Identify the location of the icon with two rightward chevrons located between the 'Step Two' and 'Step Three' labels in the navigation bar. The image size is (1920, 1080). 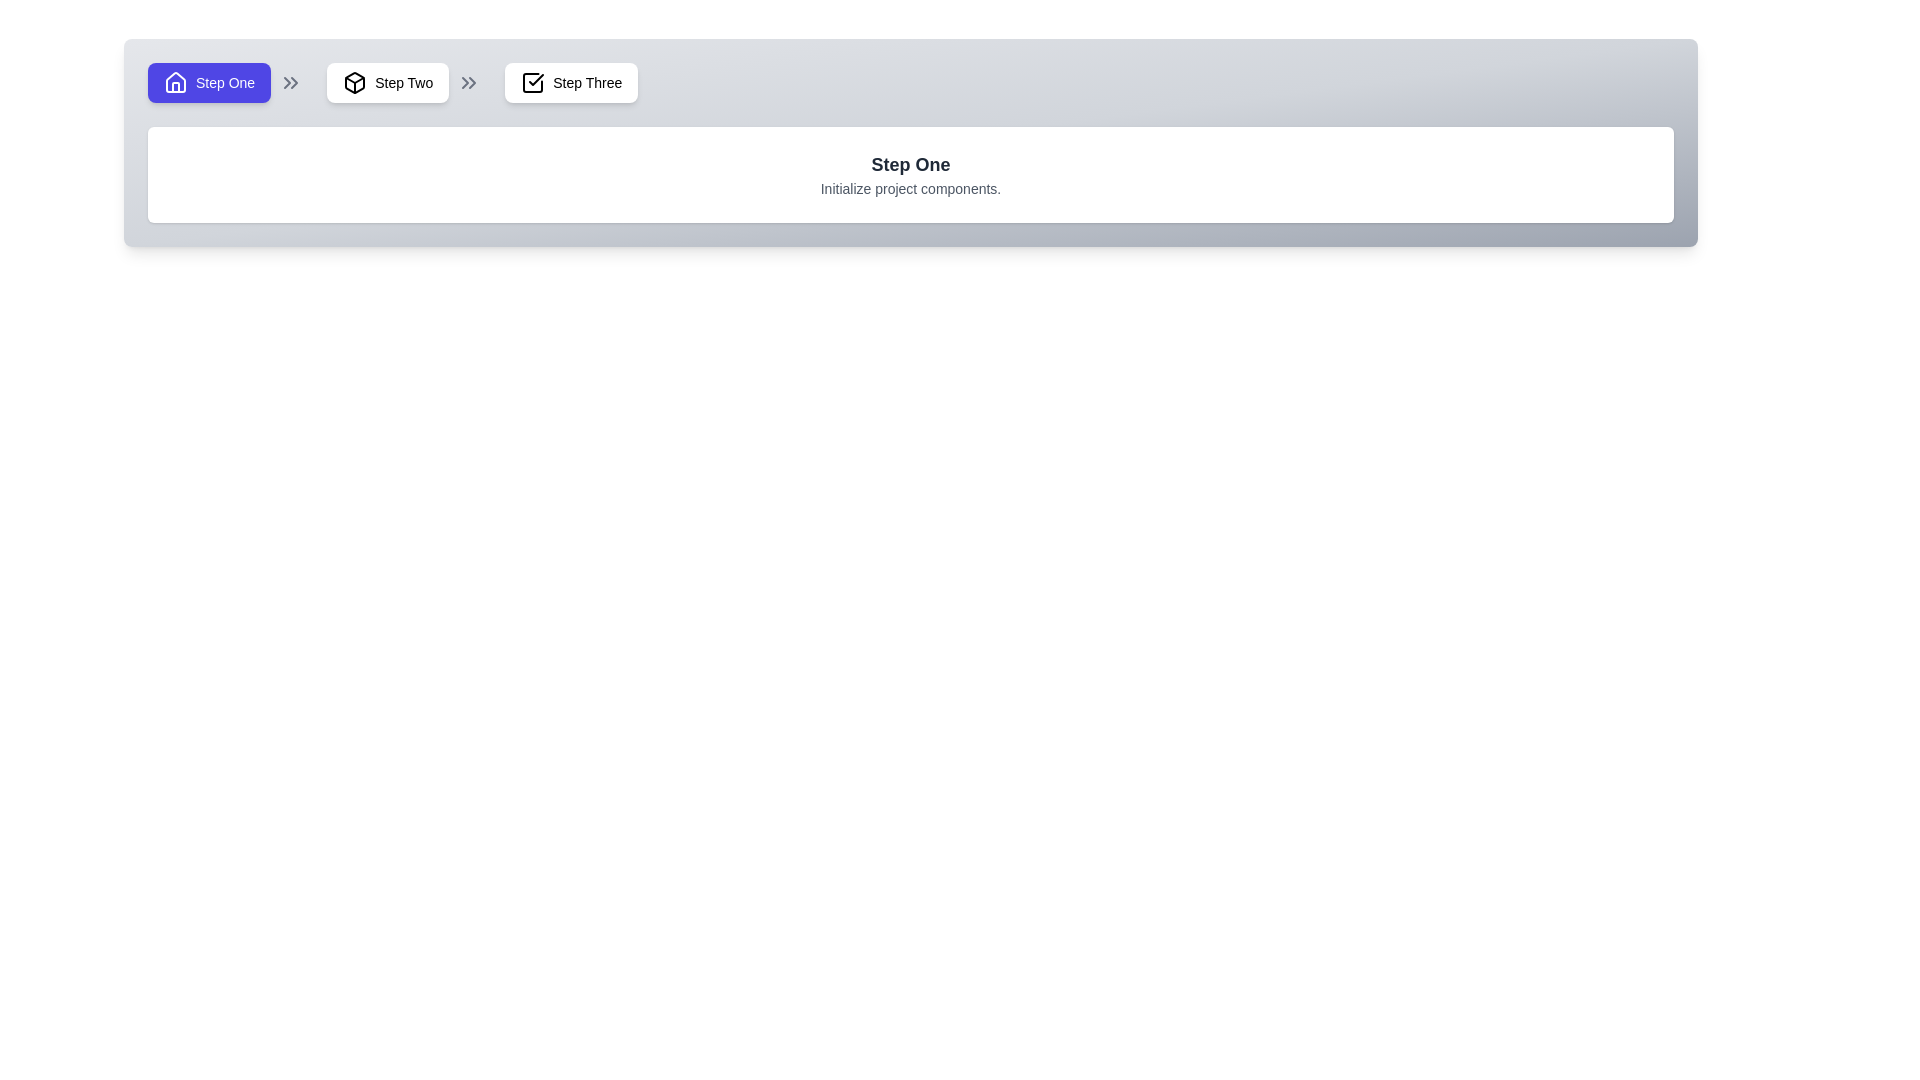
(468, 82).